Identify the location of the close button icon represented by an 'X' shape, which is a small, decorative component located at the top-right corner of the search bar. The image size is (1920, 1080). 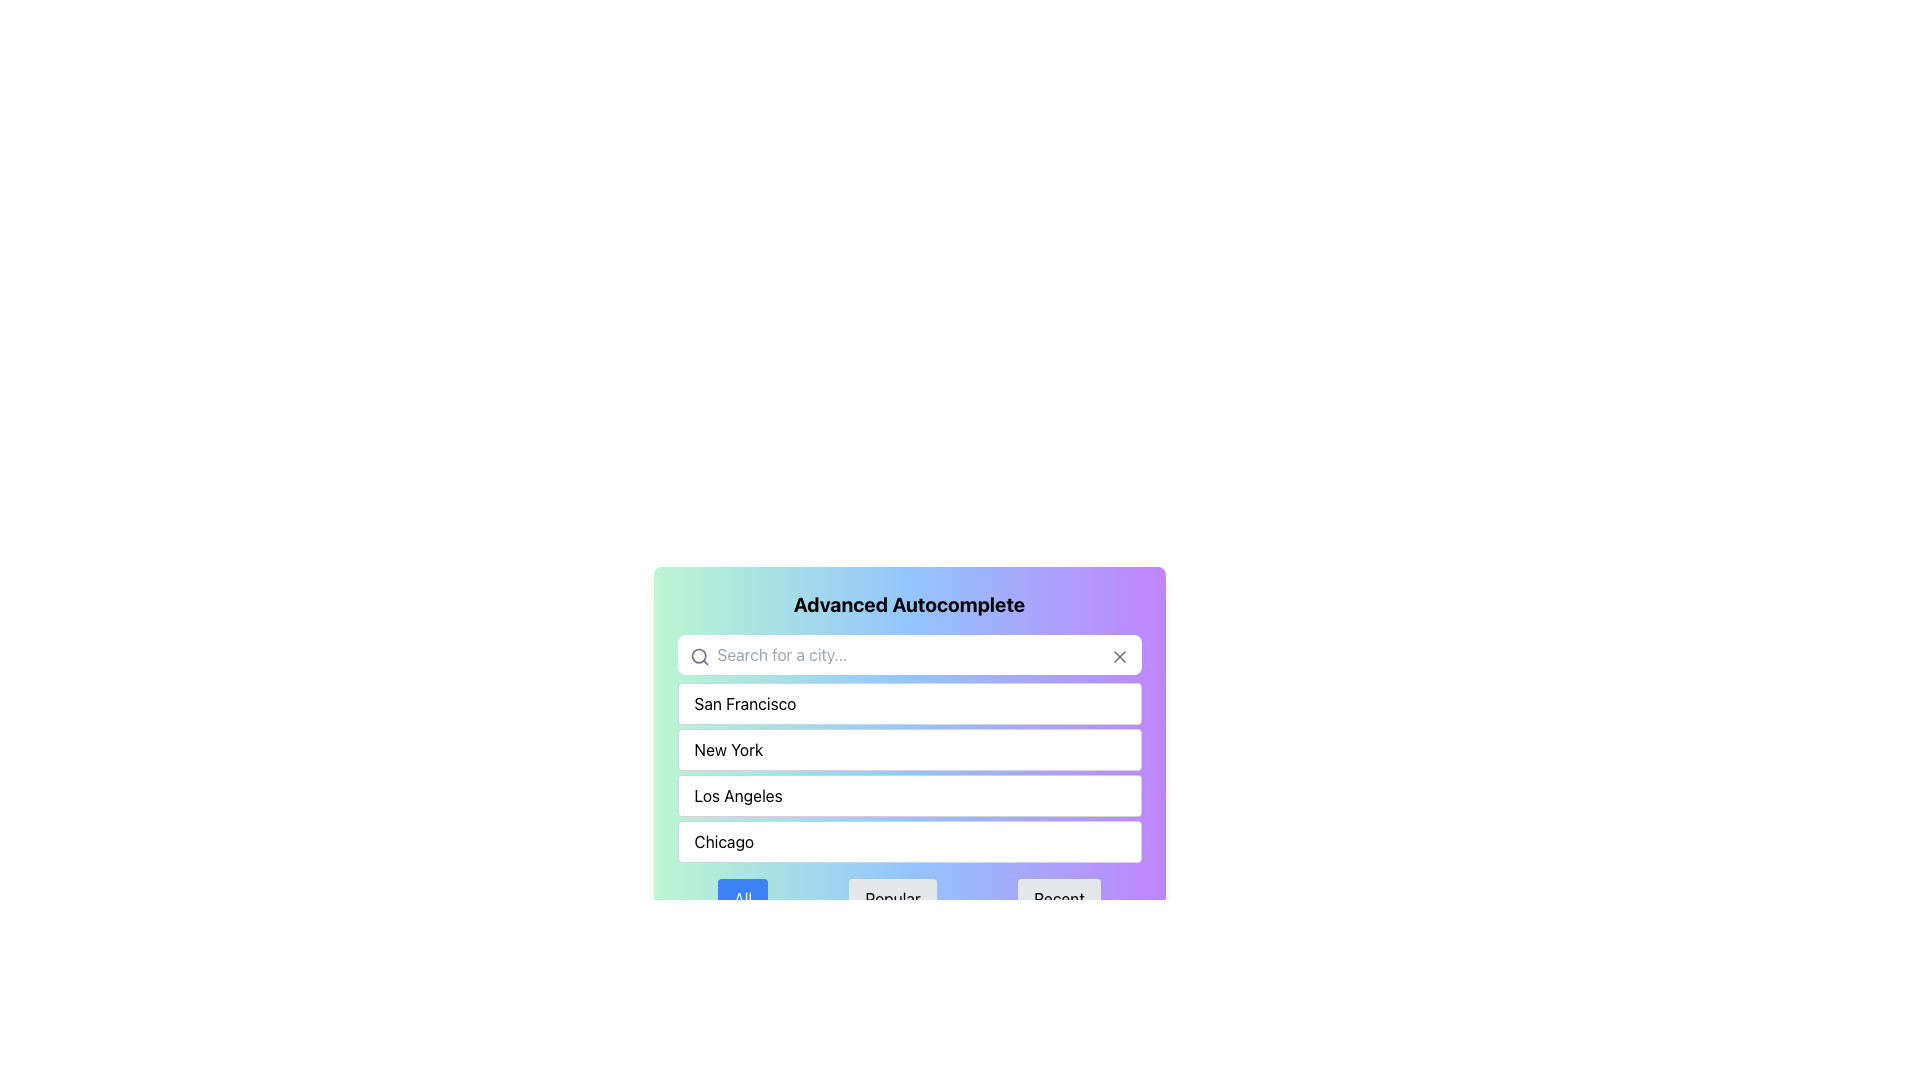
(1118, 656).